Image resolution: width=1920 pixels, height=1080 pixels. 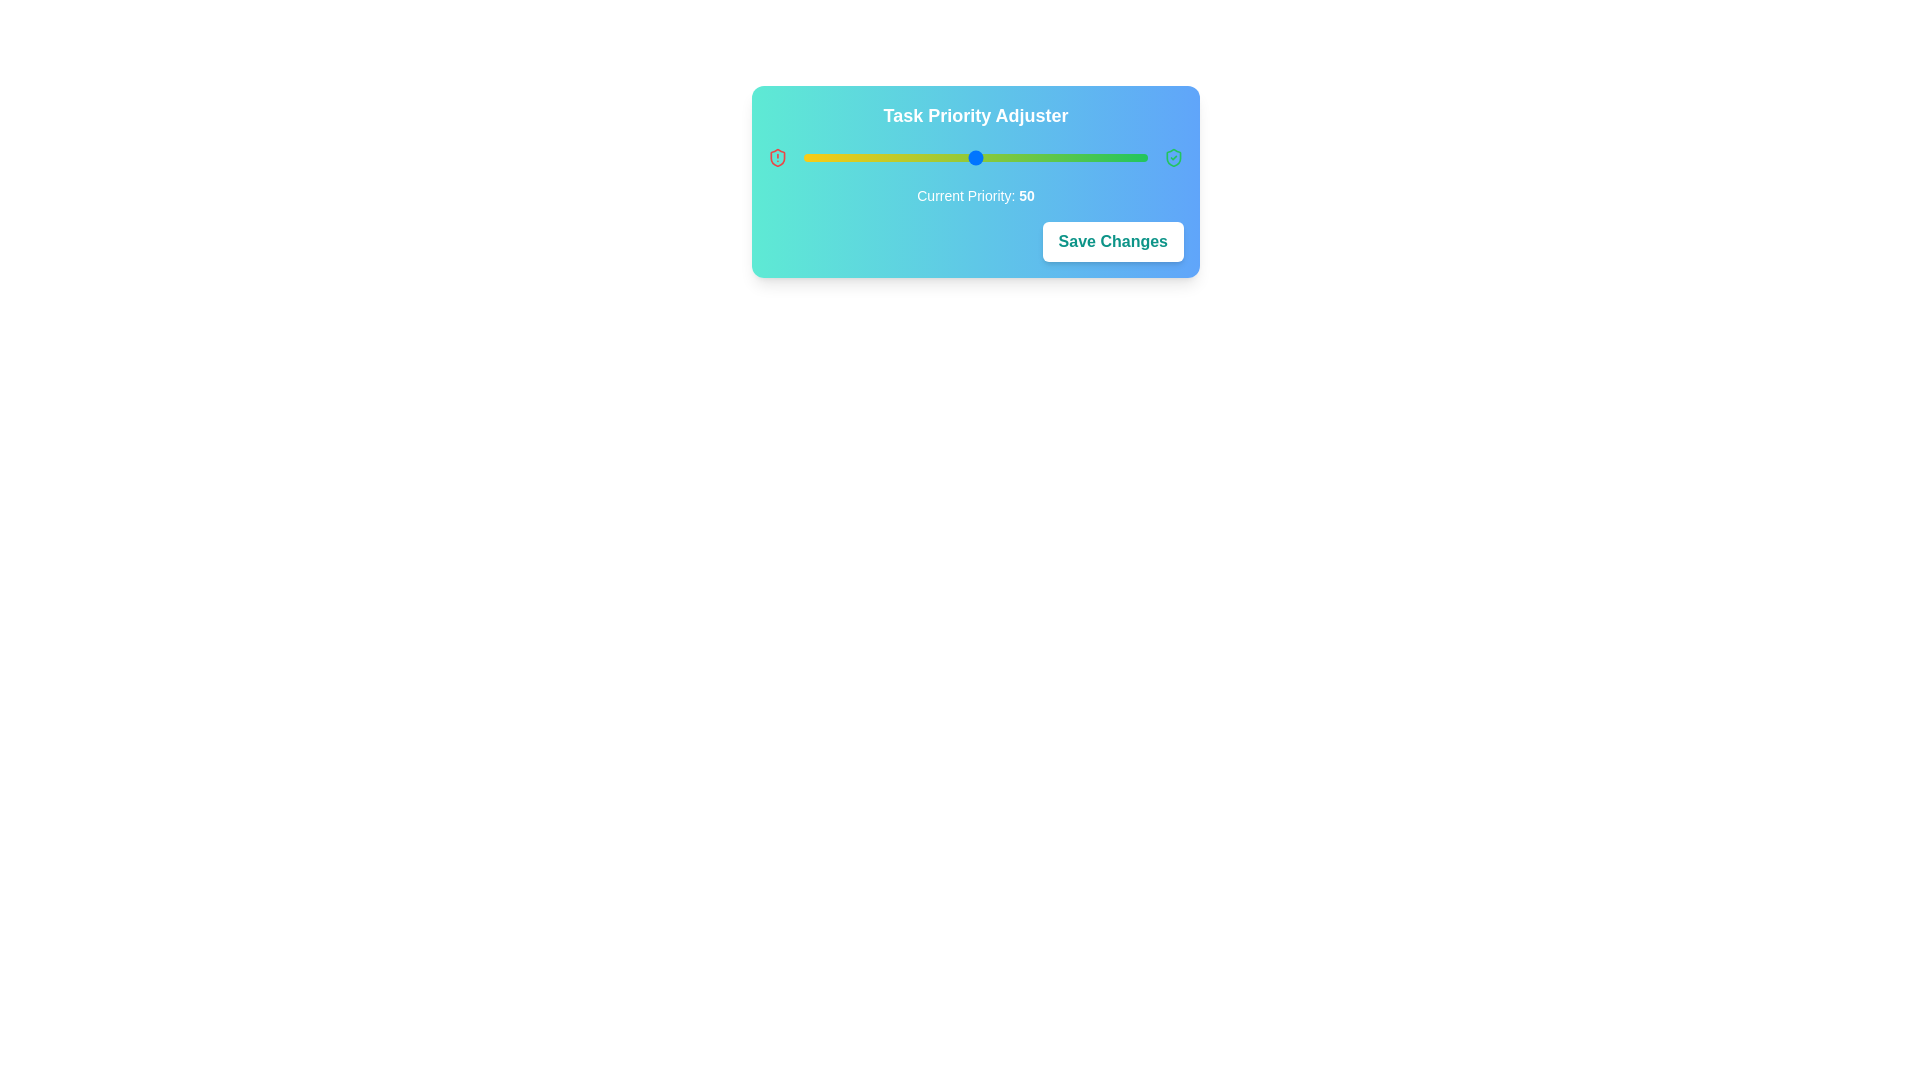 What do you see at coordinates (1027, 157) in the screenshot?
I see `the priority slider to 65 by clicking on the slider track` at bounding box center [1027, 157].